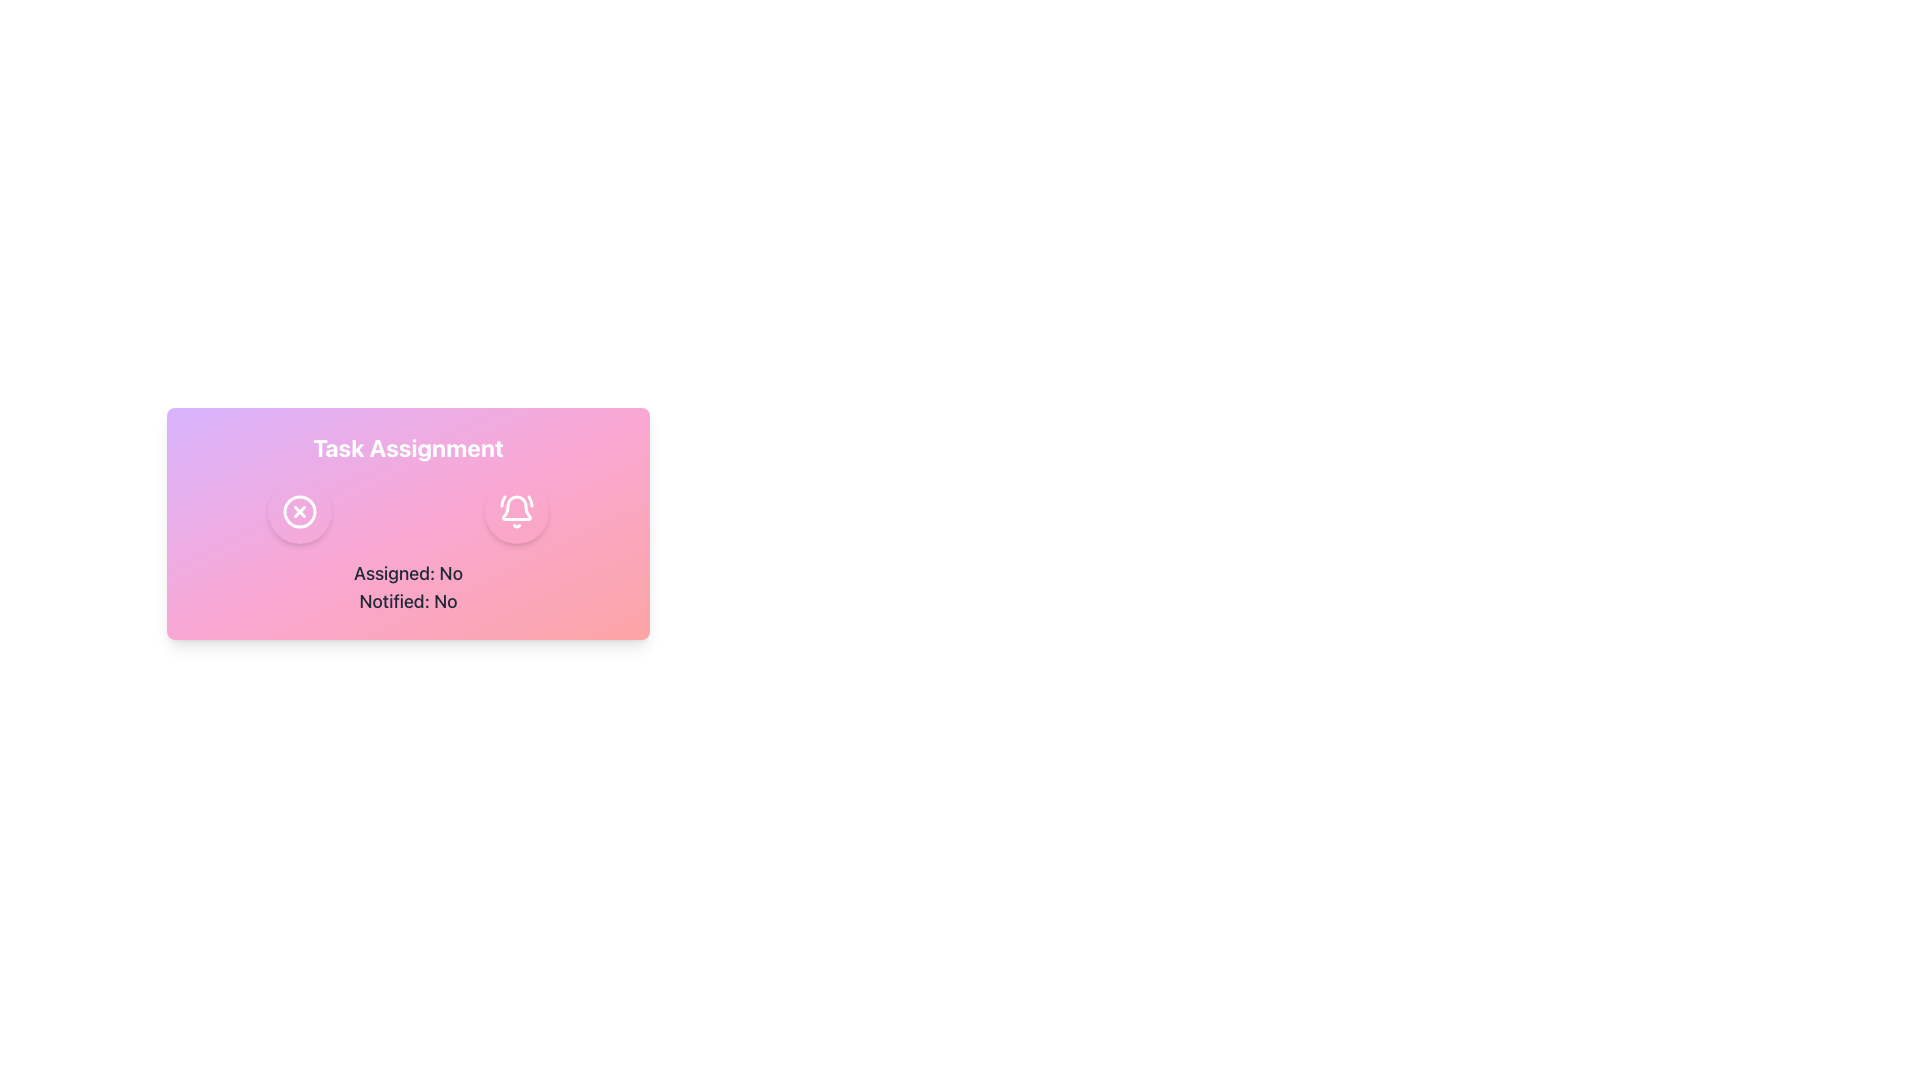 The image size is (1920, 1080). I want to click on the dismiss or cancel button represented by an 'X' icon, located beneath 'Task Assignment' and above 'Assigned: No' and 'Notified: No', so click(298, 511).